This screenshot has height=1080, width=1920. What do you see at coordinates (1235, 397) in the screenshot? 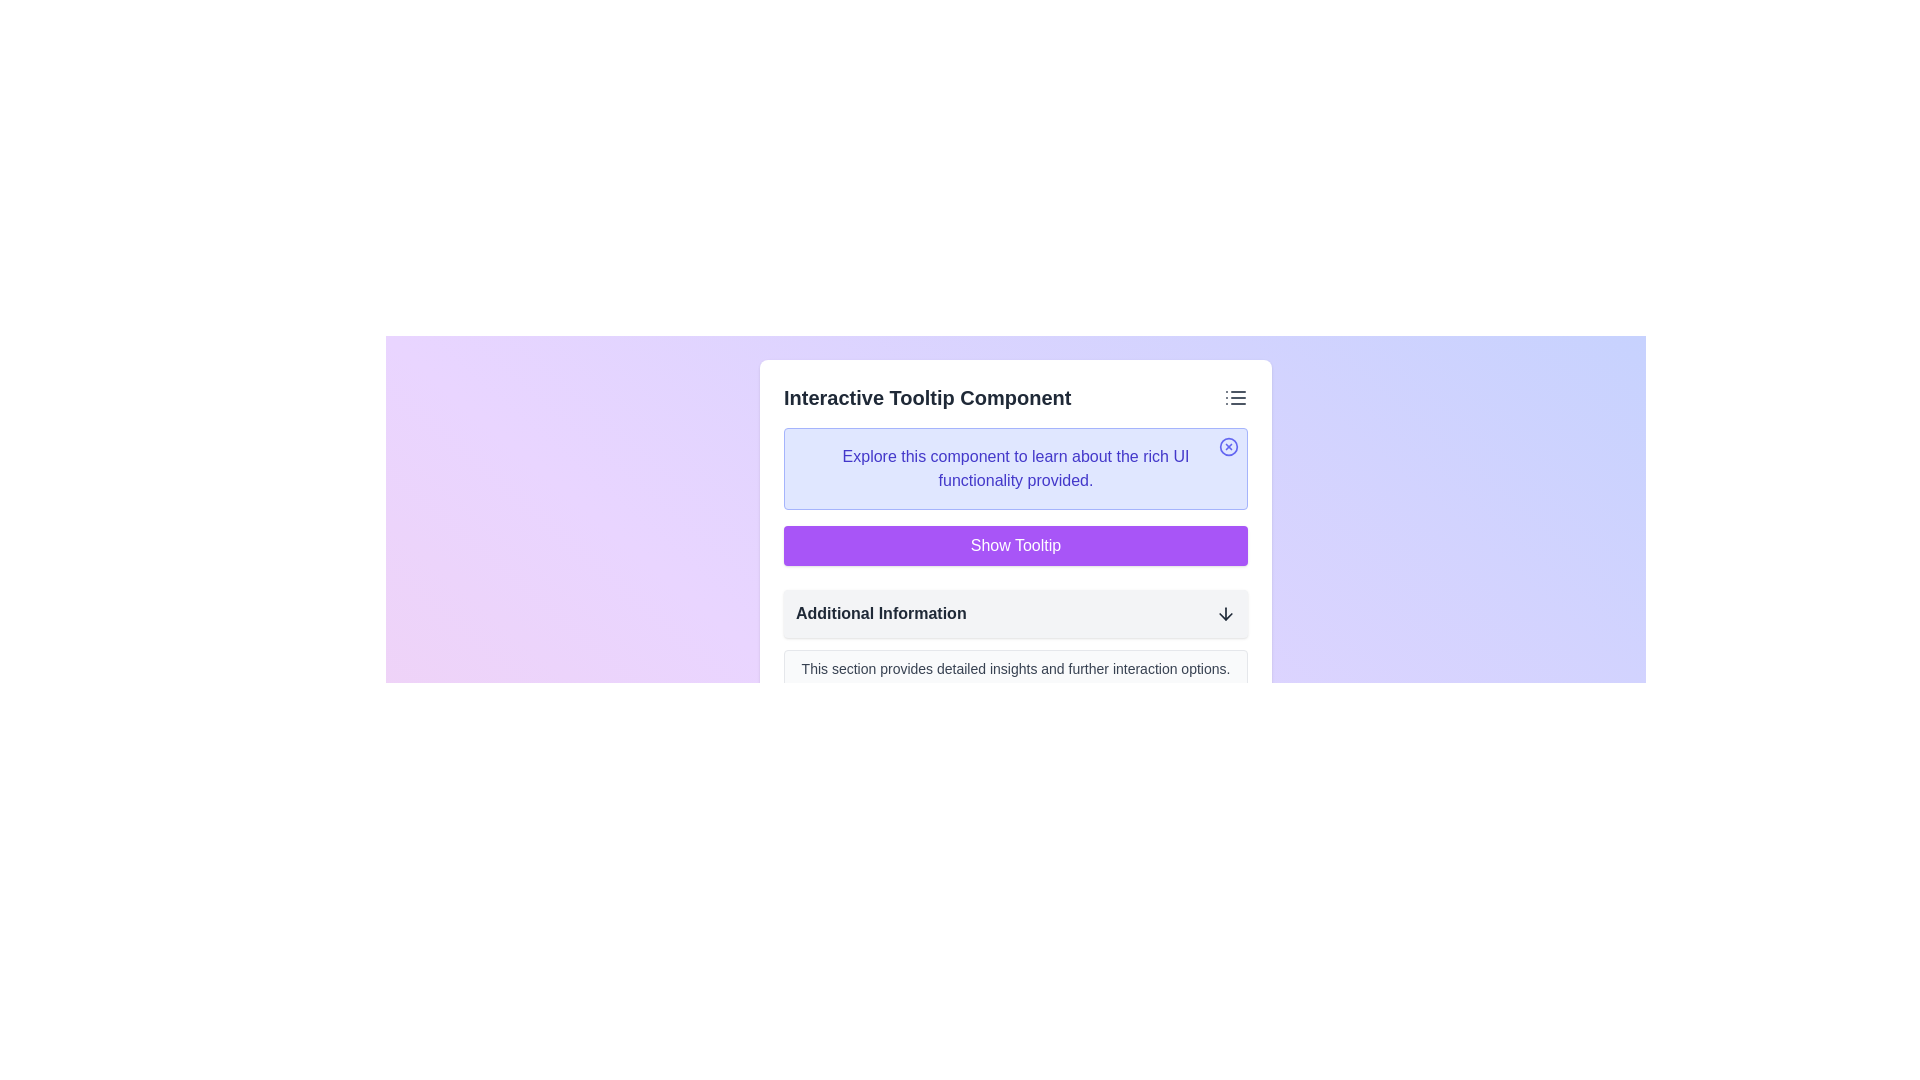
I see `the list menu icon located at the far right of the header section labeled 'Interactive Tooltip Component' to interact with it` at bounding box center [1235, 397].